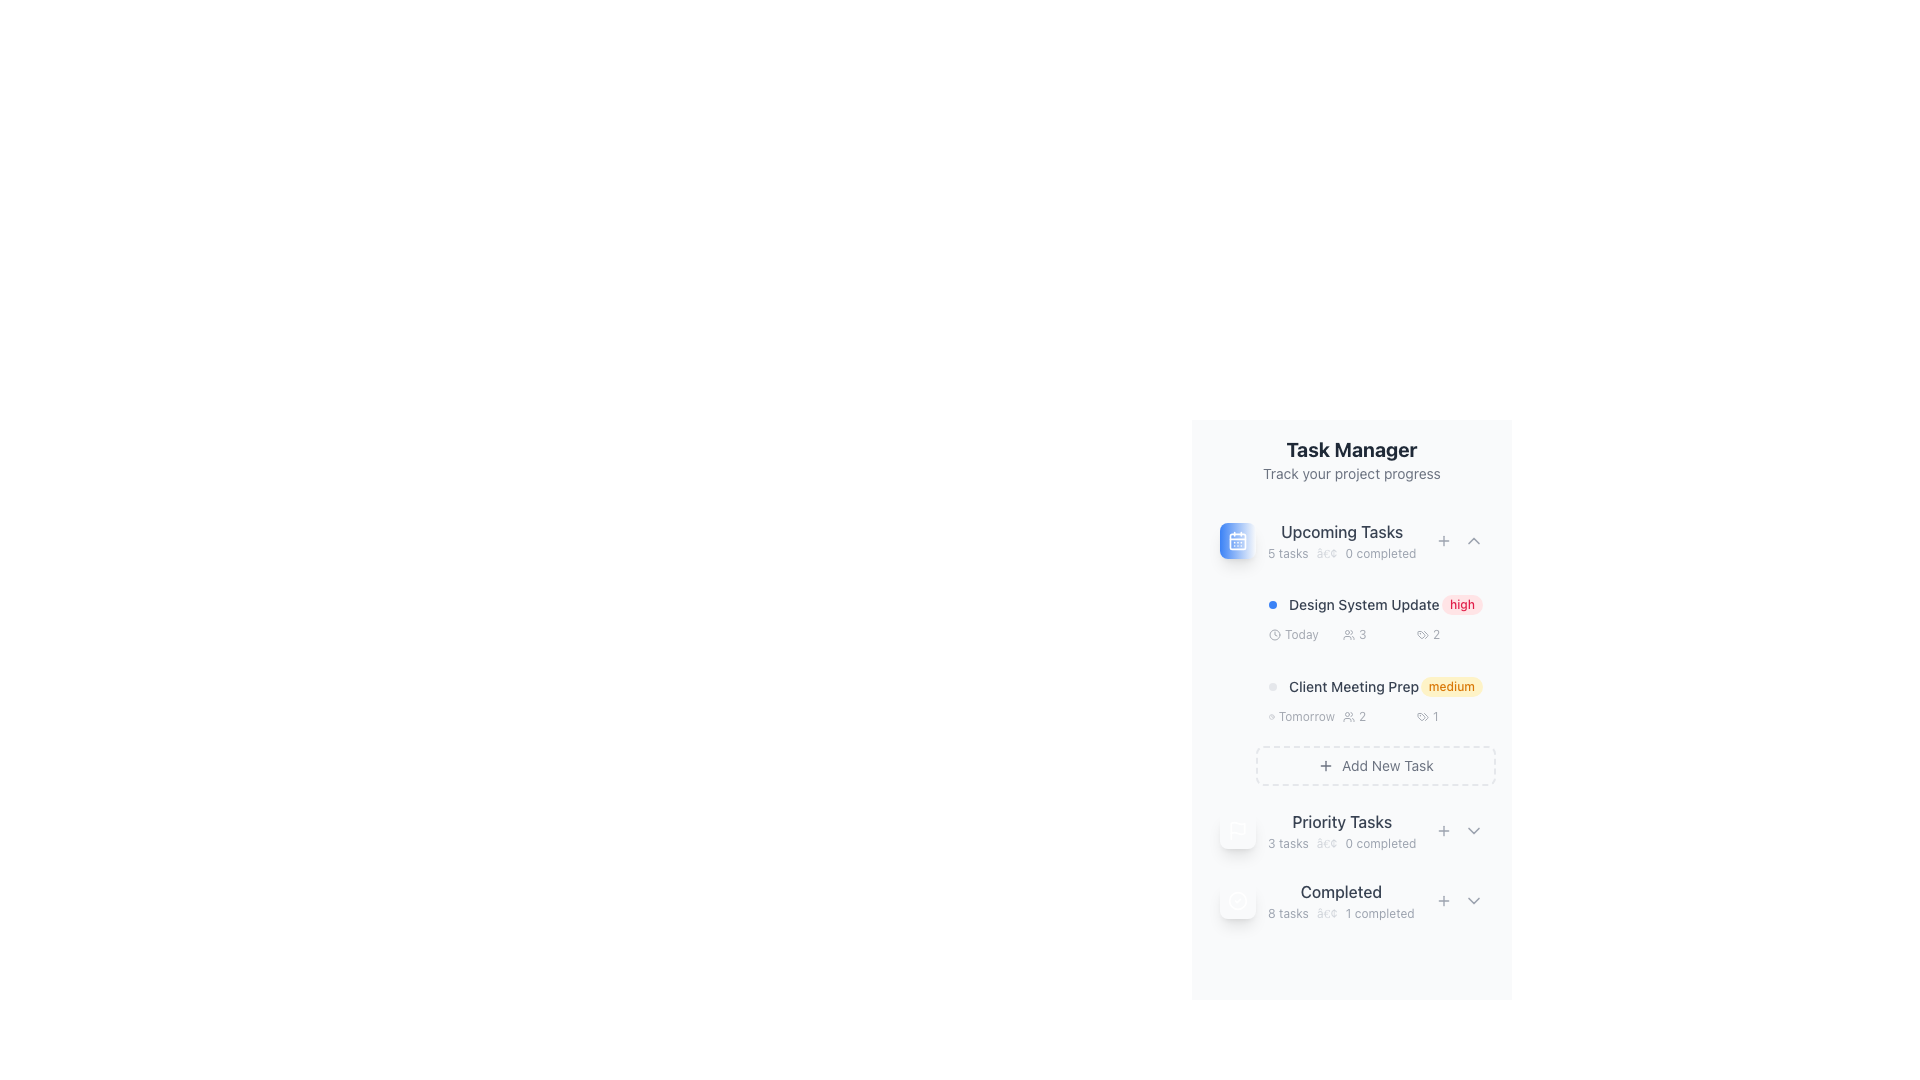 Image resolution: width=1920 pixels, height=1080 pixels. Describe the element at coordinates (1354, 604) in the screenshot. I see `the text label indicating a specific task in the 'Upcoming Tasks' list, located under the blue circular icon and before the 'high' tag` at that location.